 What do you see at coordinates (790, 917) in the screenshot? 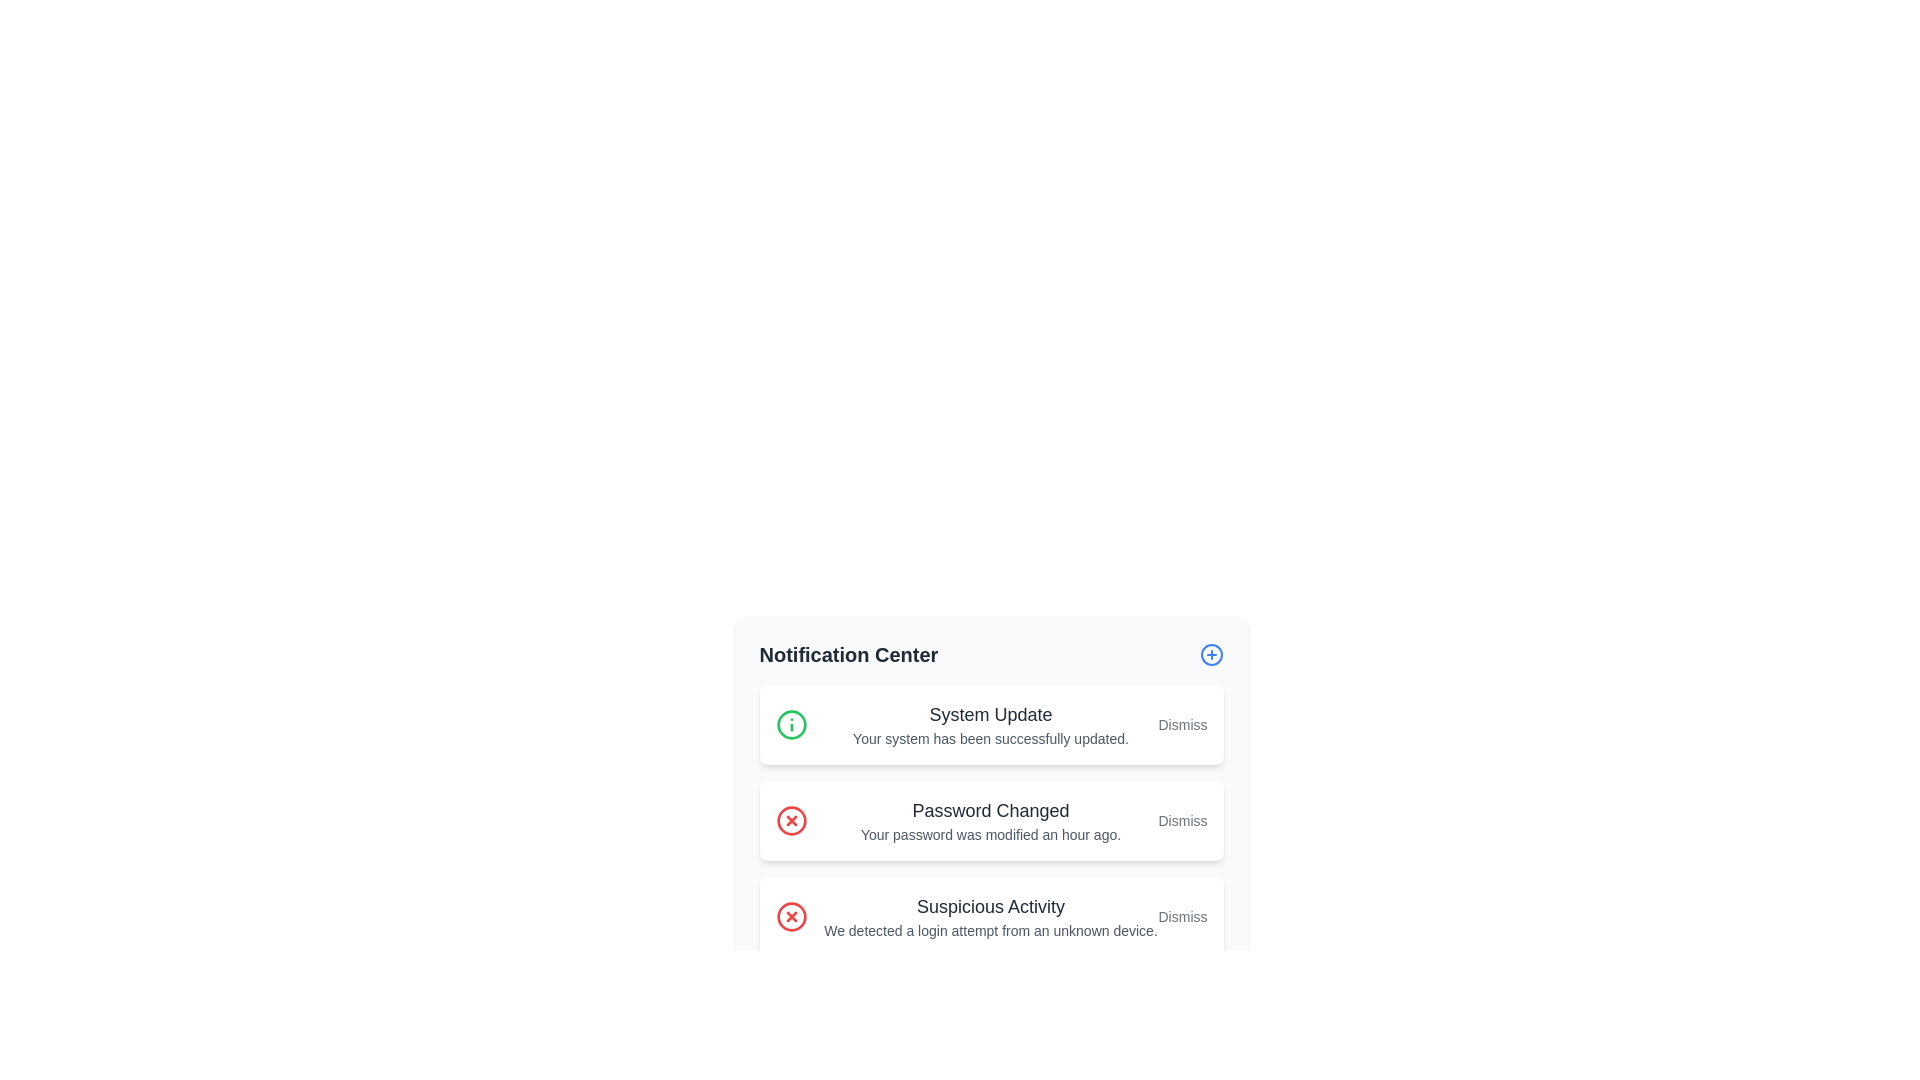
I see `the error icon indicating suspicious activity in the third row of notifications` at bounding box center [790, 917].